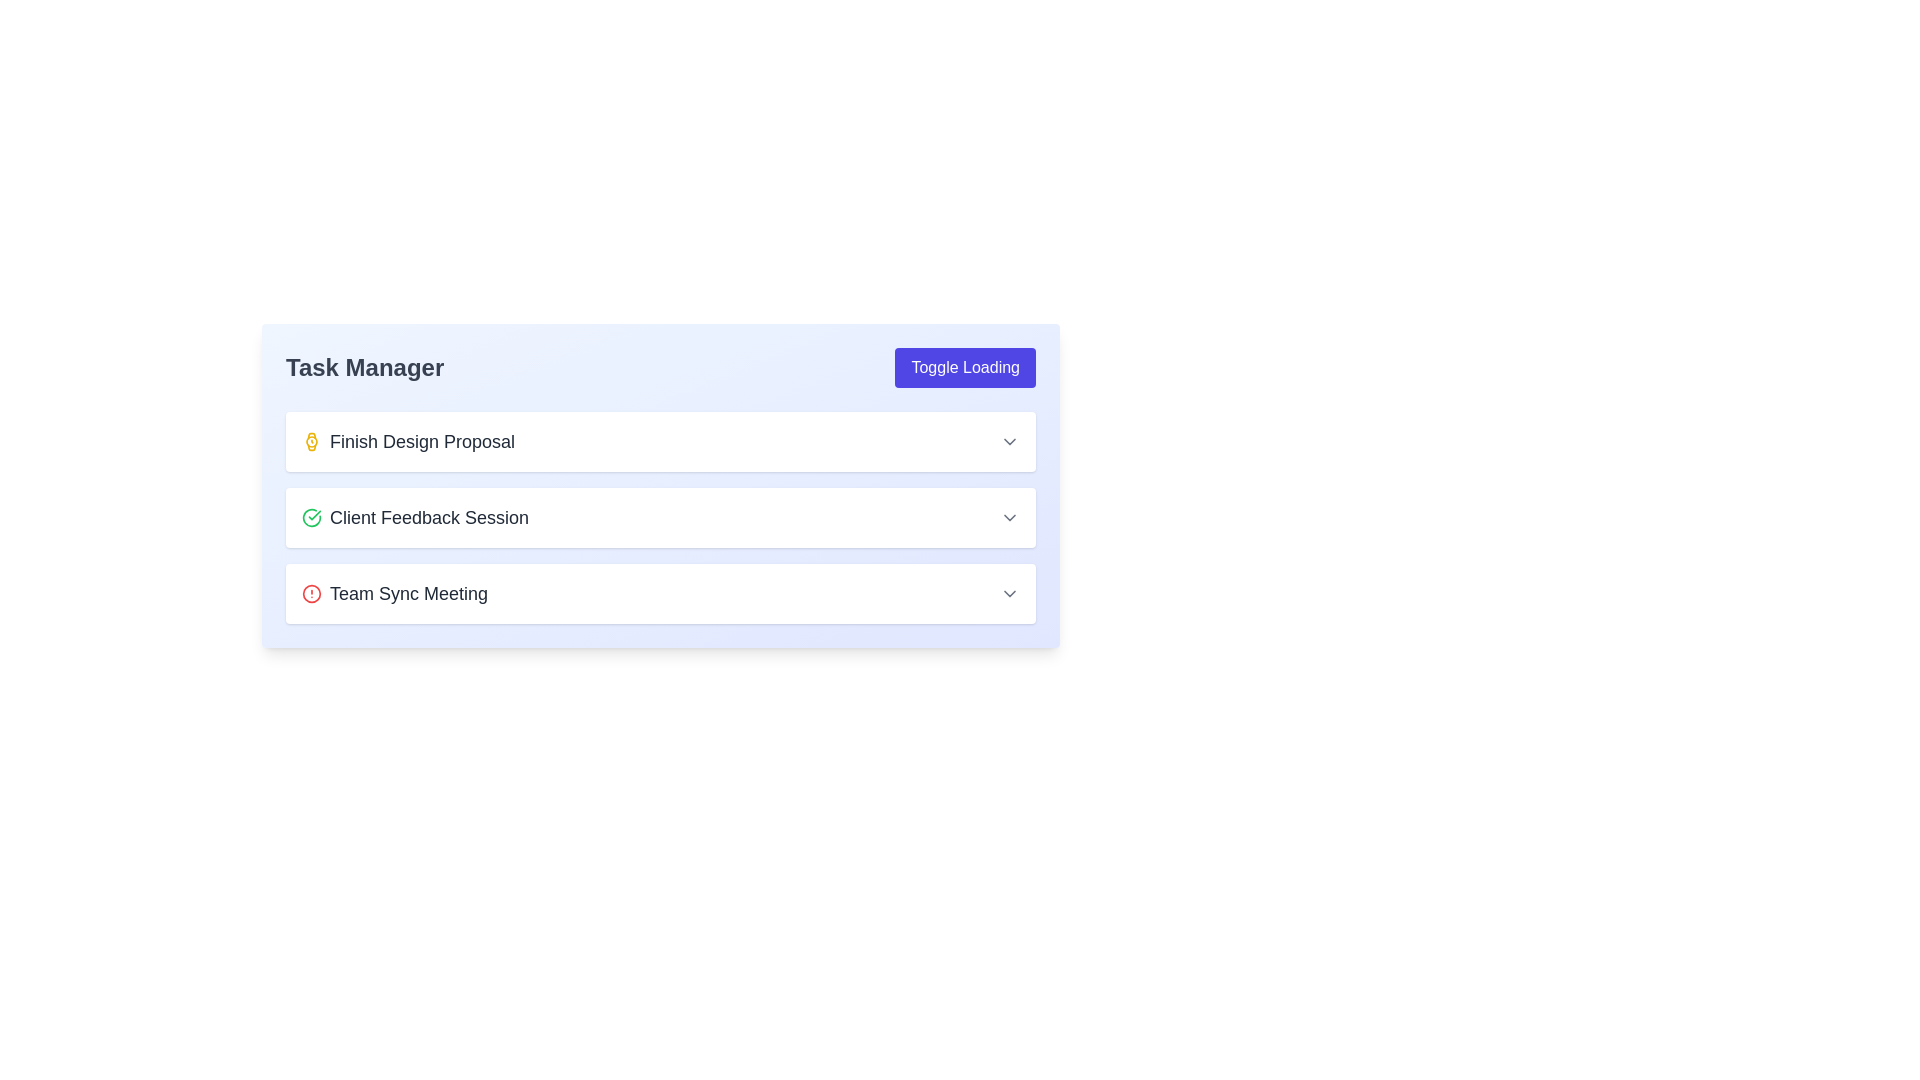 The image size is (1920, 1080). What do you see at coordinates (661, 593) in the screenshot?
I see `the 'Team Sync Meeting' task item in the Task Manager section` at bounding box center [661, 593].